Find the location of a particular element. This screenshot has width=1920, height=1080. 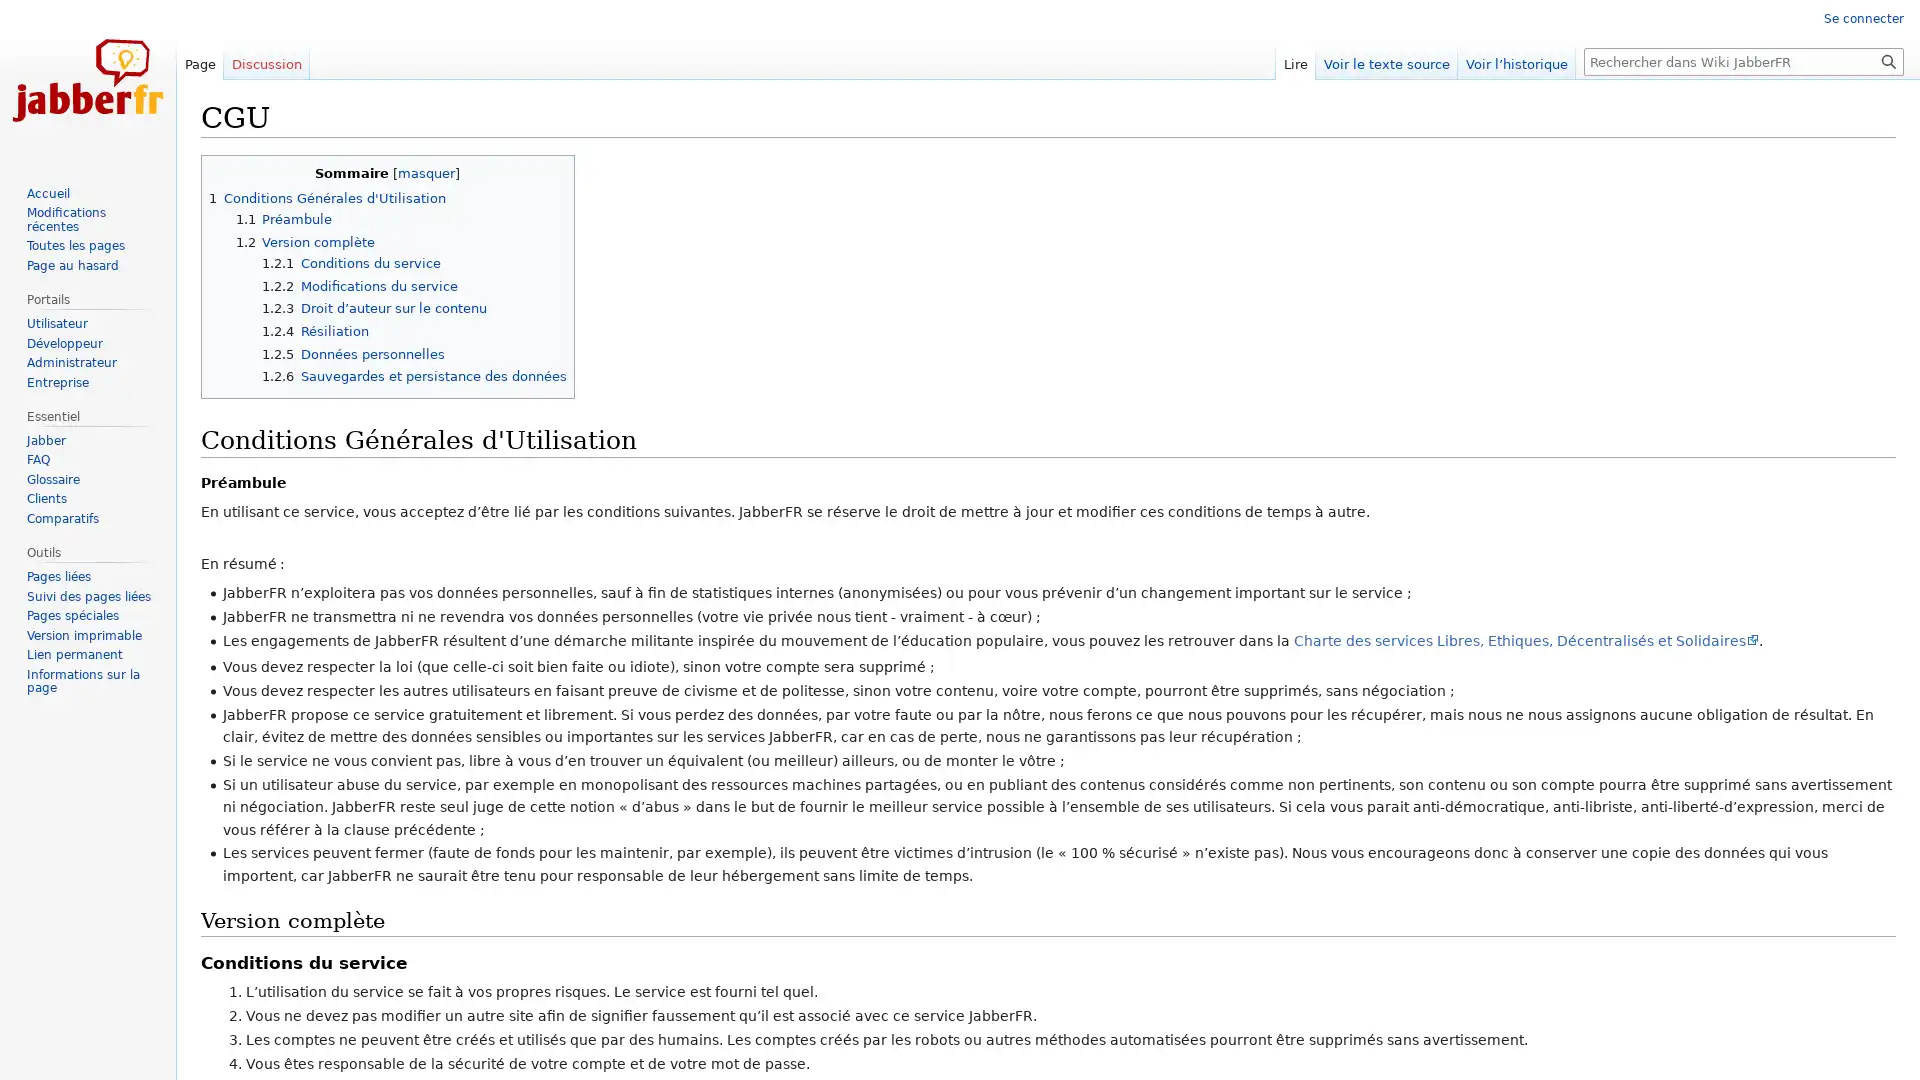

Lire is located at coordinates (1888, 60).